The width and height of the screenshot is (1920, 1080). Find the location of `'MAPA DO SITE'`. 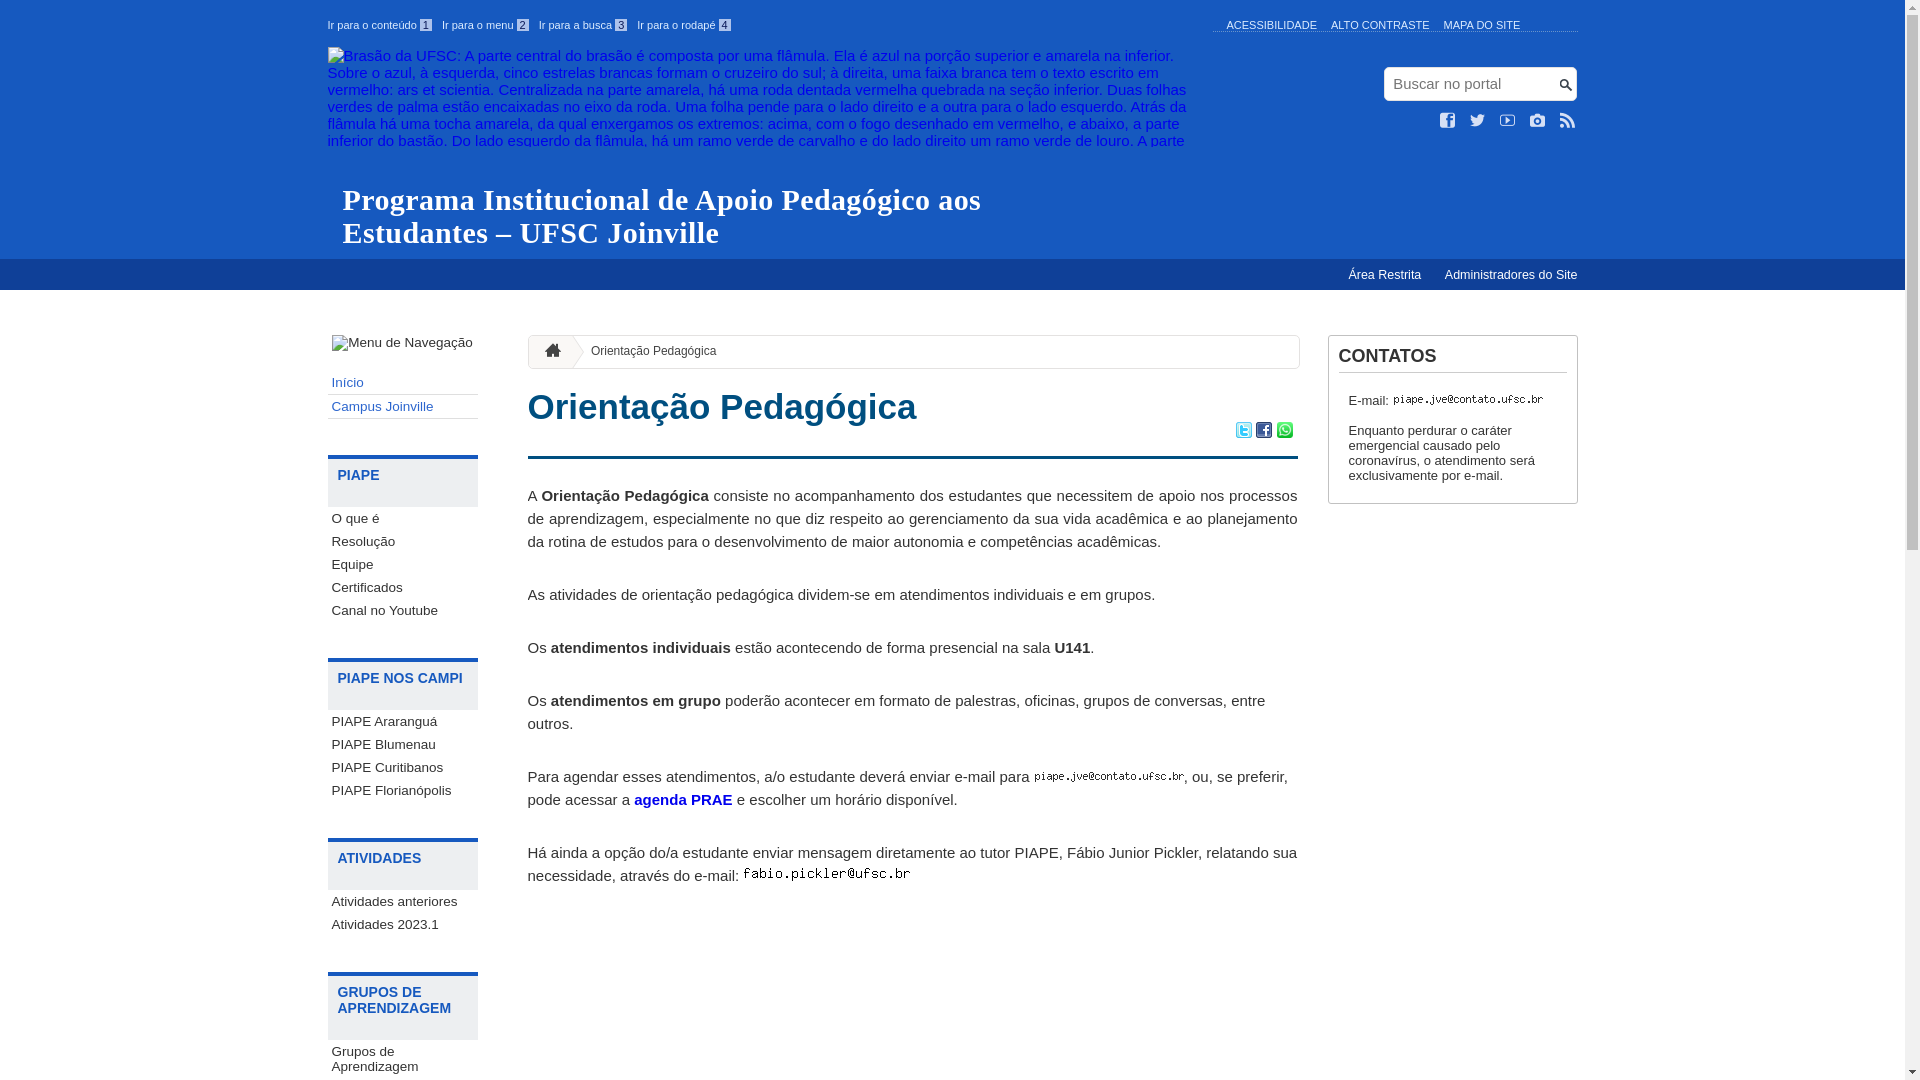

'MAPA DO SITE' is located at coordinates (1482, 24).